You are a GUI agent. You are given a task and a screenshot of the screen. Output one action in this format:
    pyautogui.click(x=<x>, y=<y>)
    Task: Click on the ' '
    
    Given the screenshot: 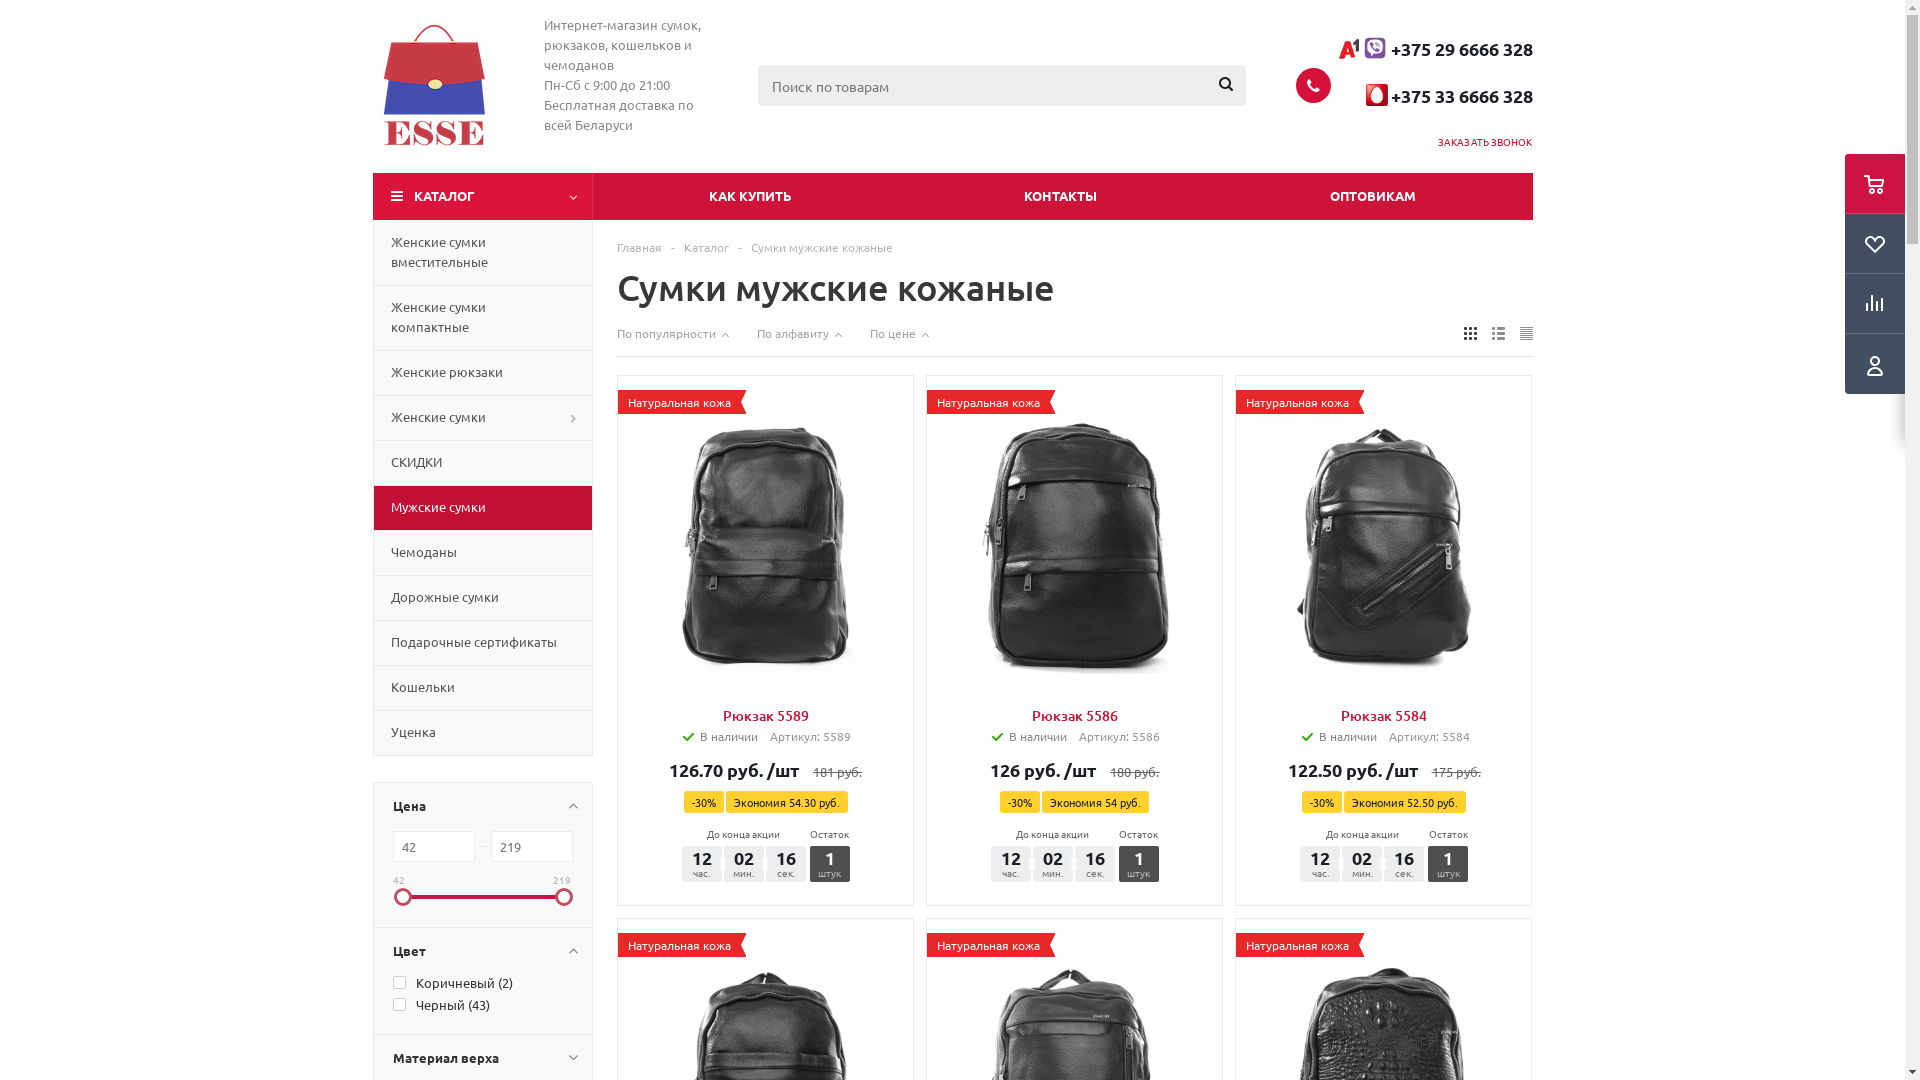 What is the action you would take?
    pyautogui.click(x=1386, y=95)
    